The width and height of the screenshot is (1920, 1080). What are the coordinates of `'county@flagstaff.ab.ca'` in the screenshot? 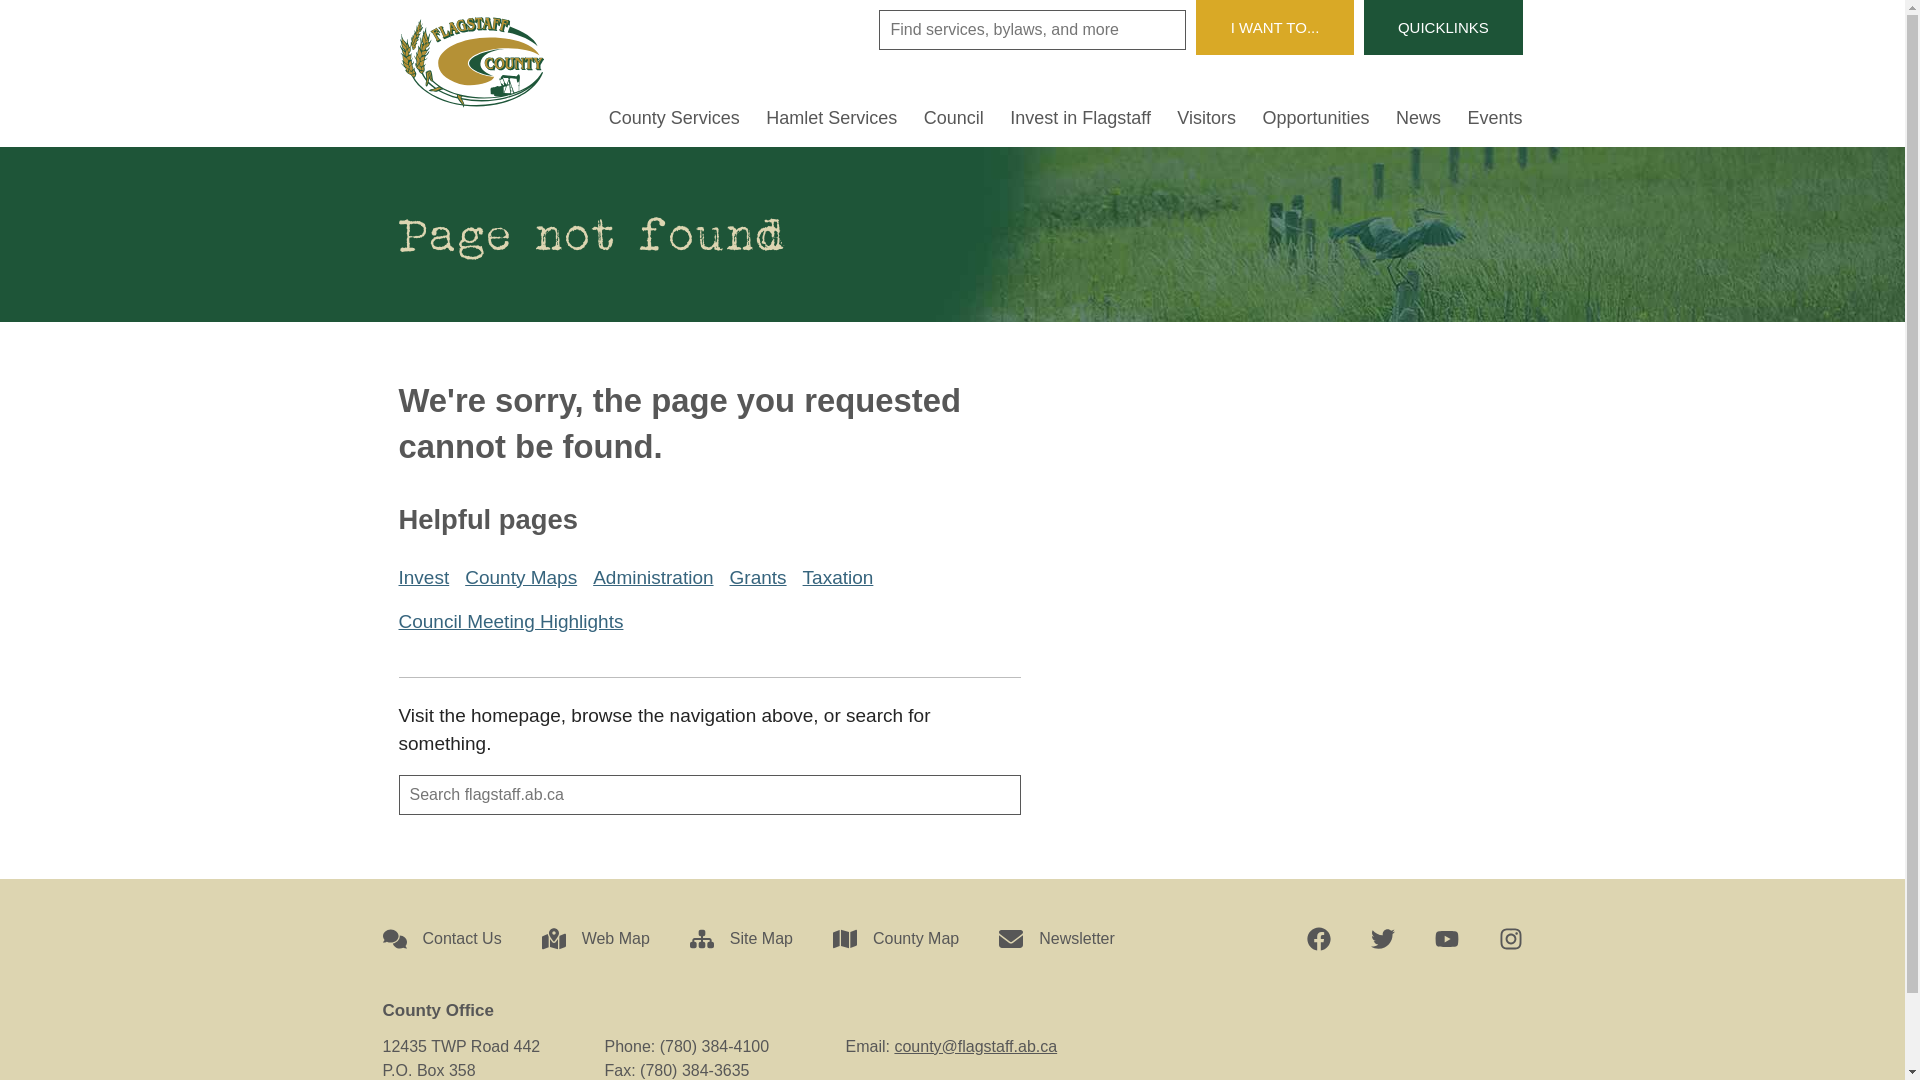 It's located at (975, 1045).